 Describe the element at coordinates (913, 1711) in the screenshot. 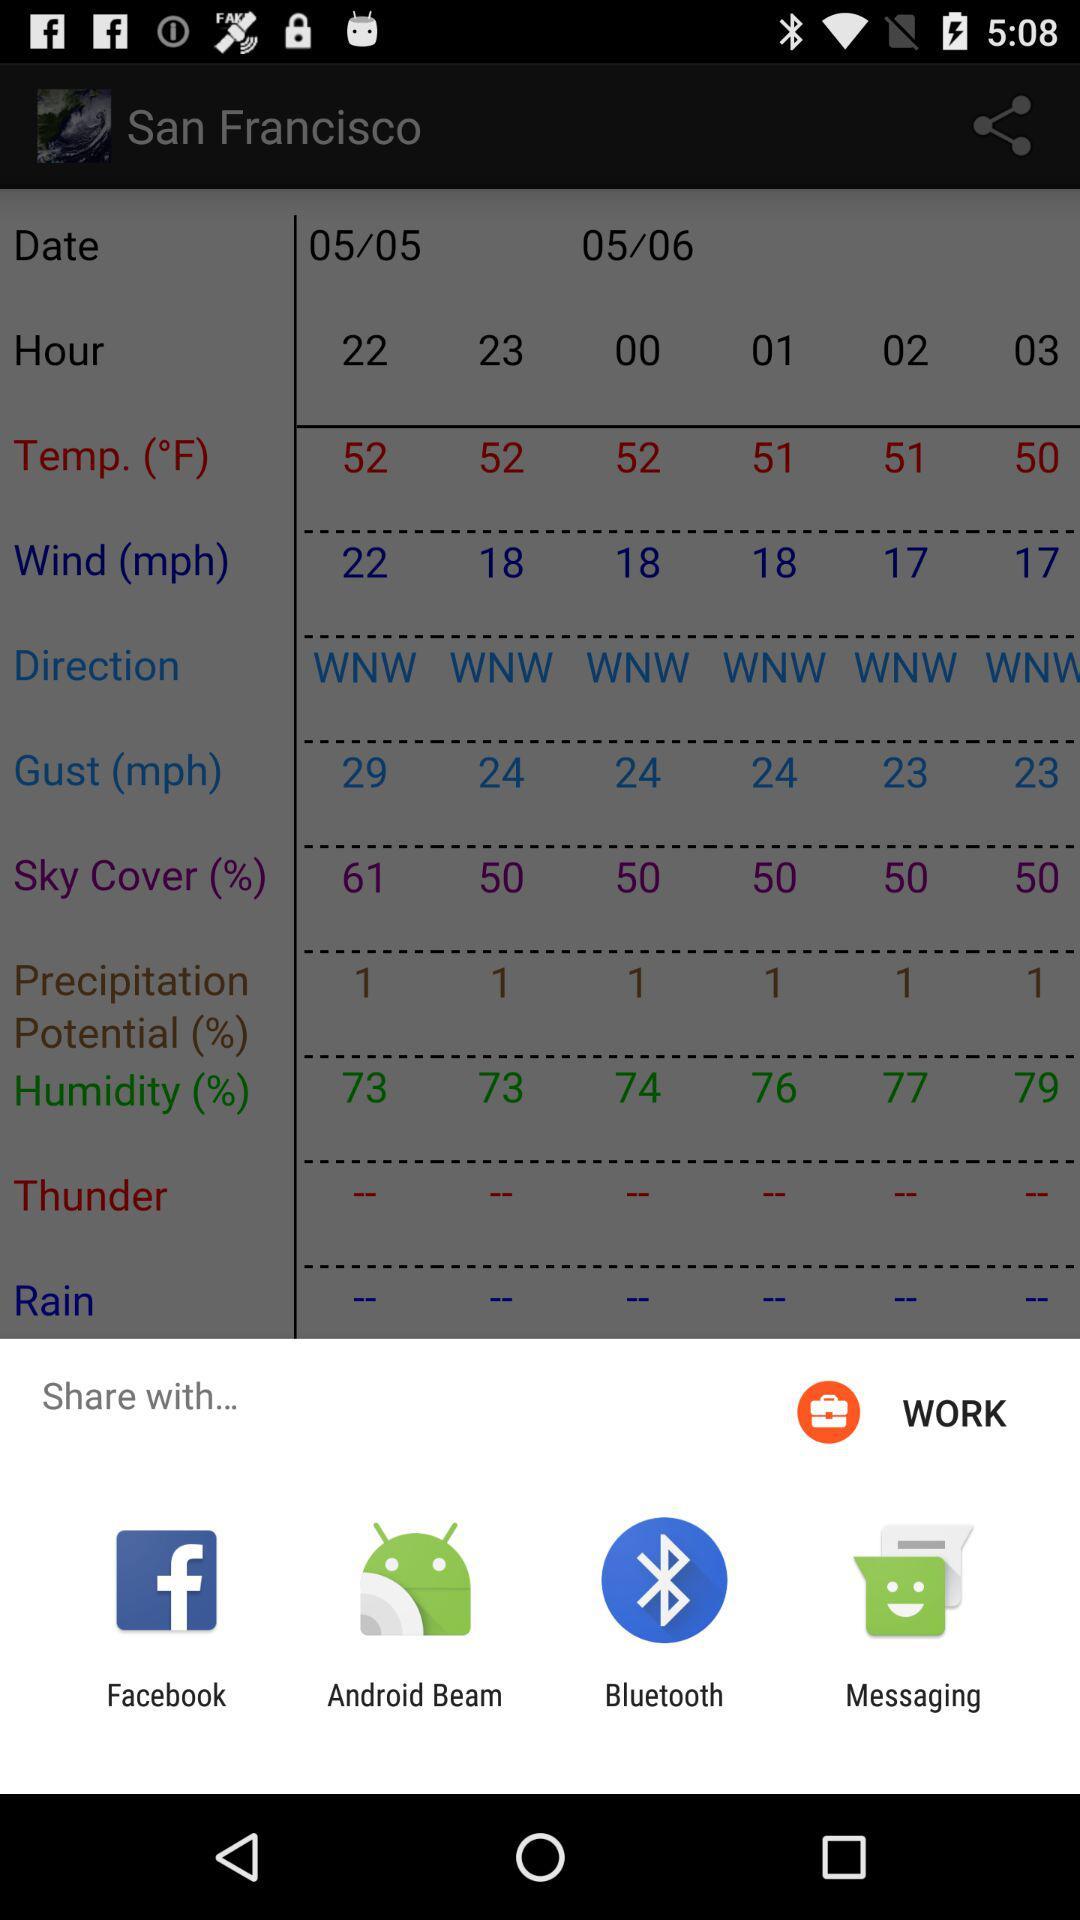

I see `the icon to the right of bluetooth app` at that location.